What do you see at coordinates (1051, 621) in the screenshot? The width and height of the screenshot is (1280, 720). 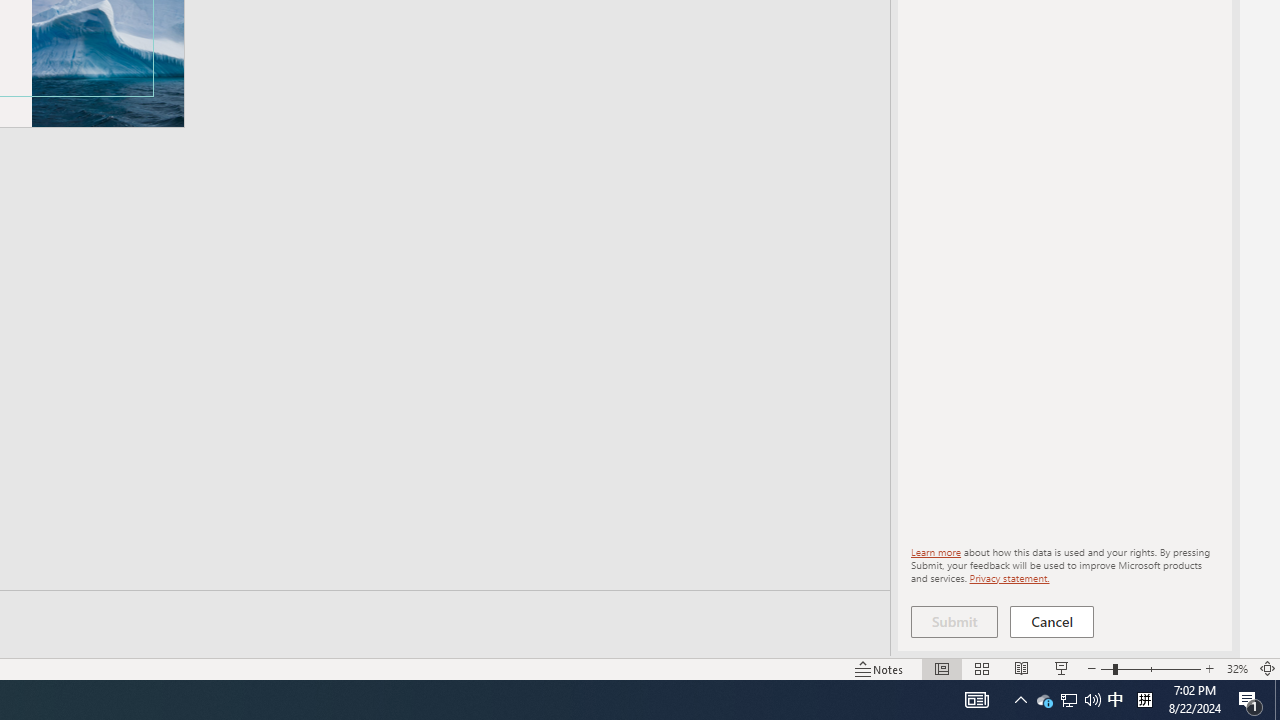 I see `'Cancel'` at bounding box center [1051, 621].